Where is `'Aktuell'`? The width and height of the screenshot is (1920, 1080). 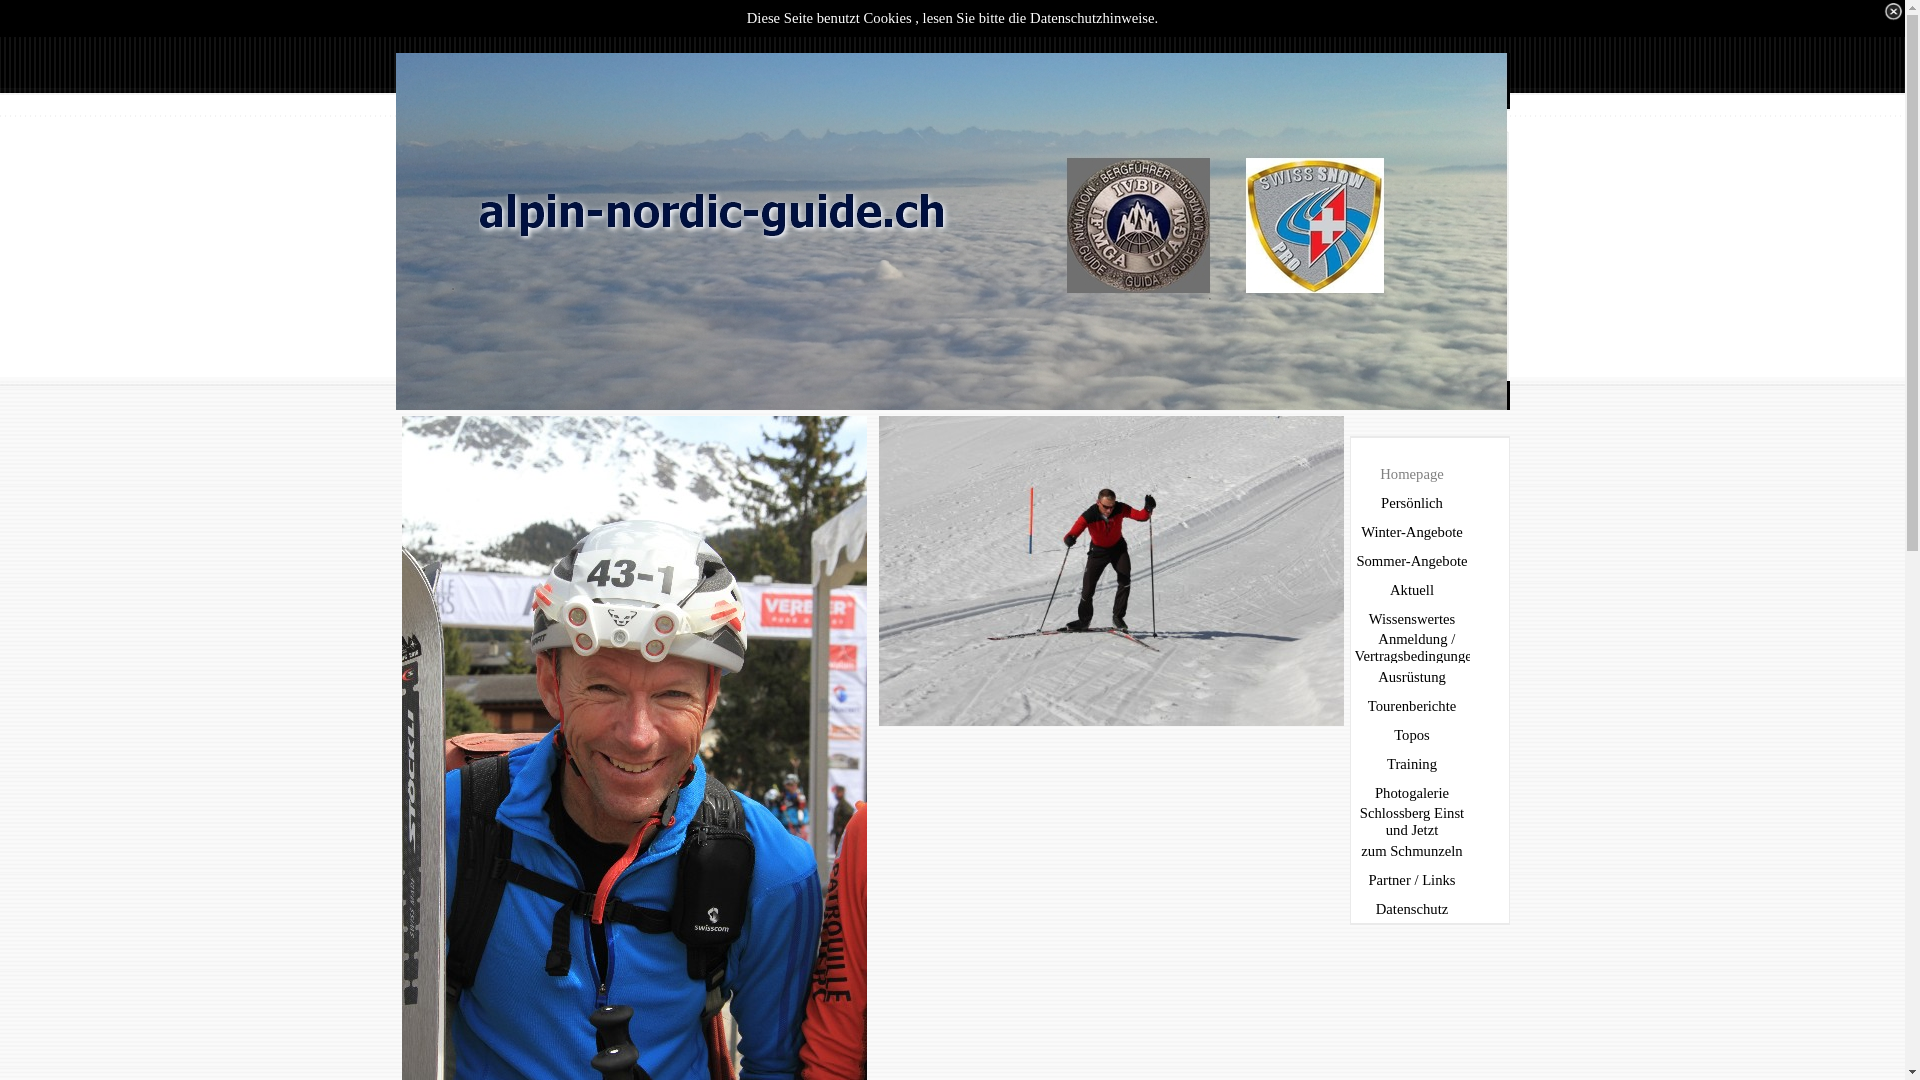
'Aktuell' is located at coordinates (1413, 589).